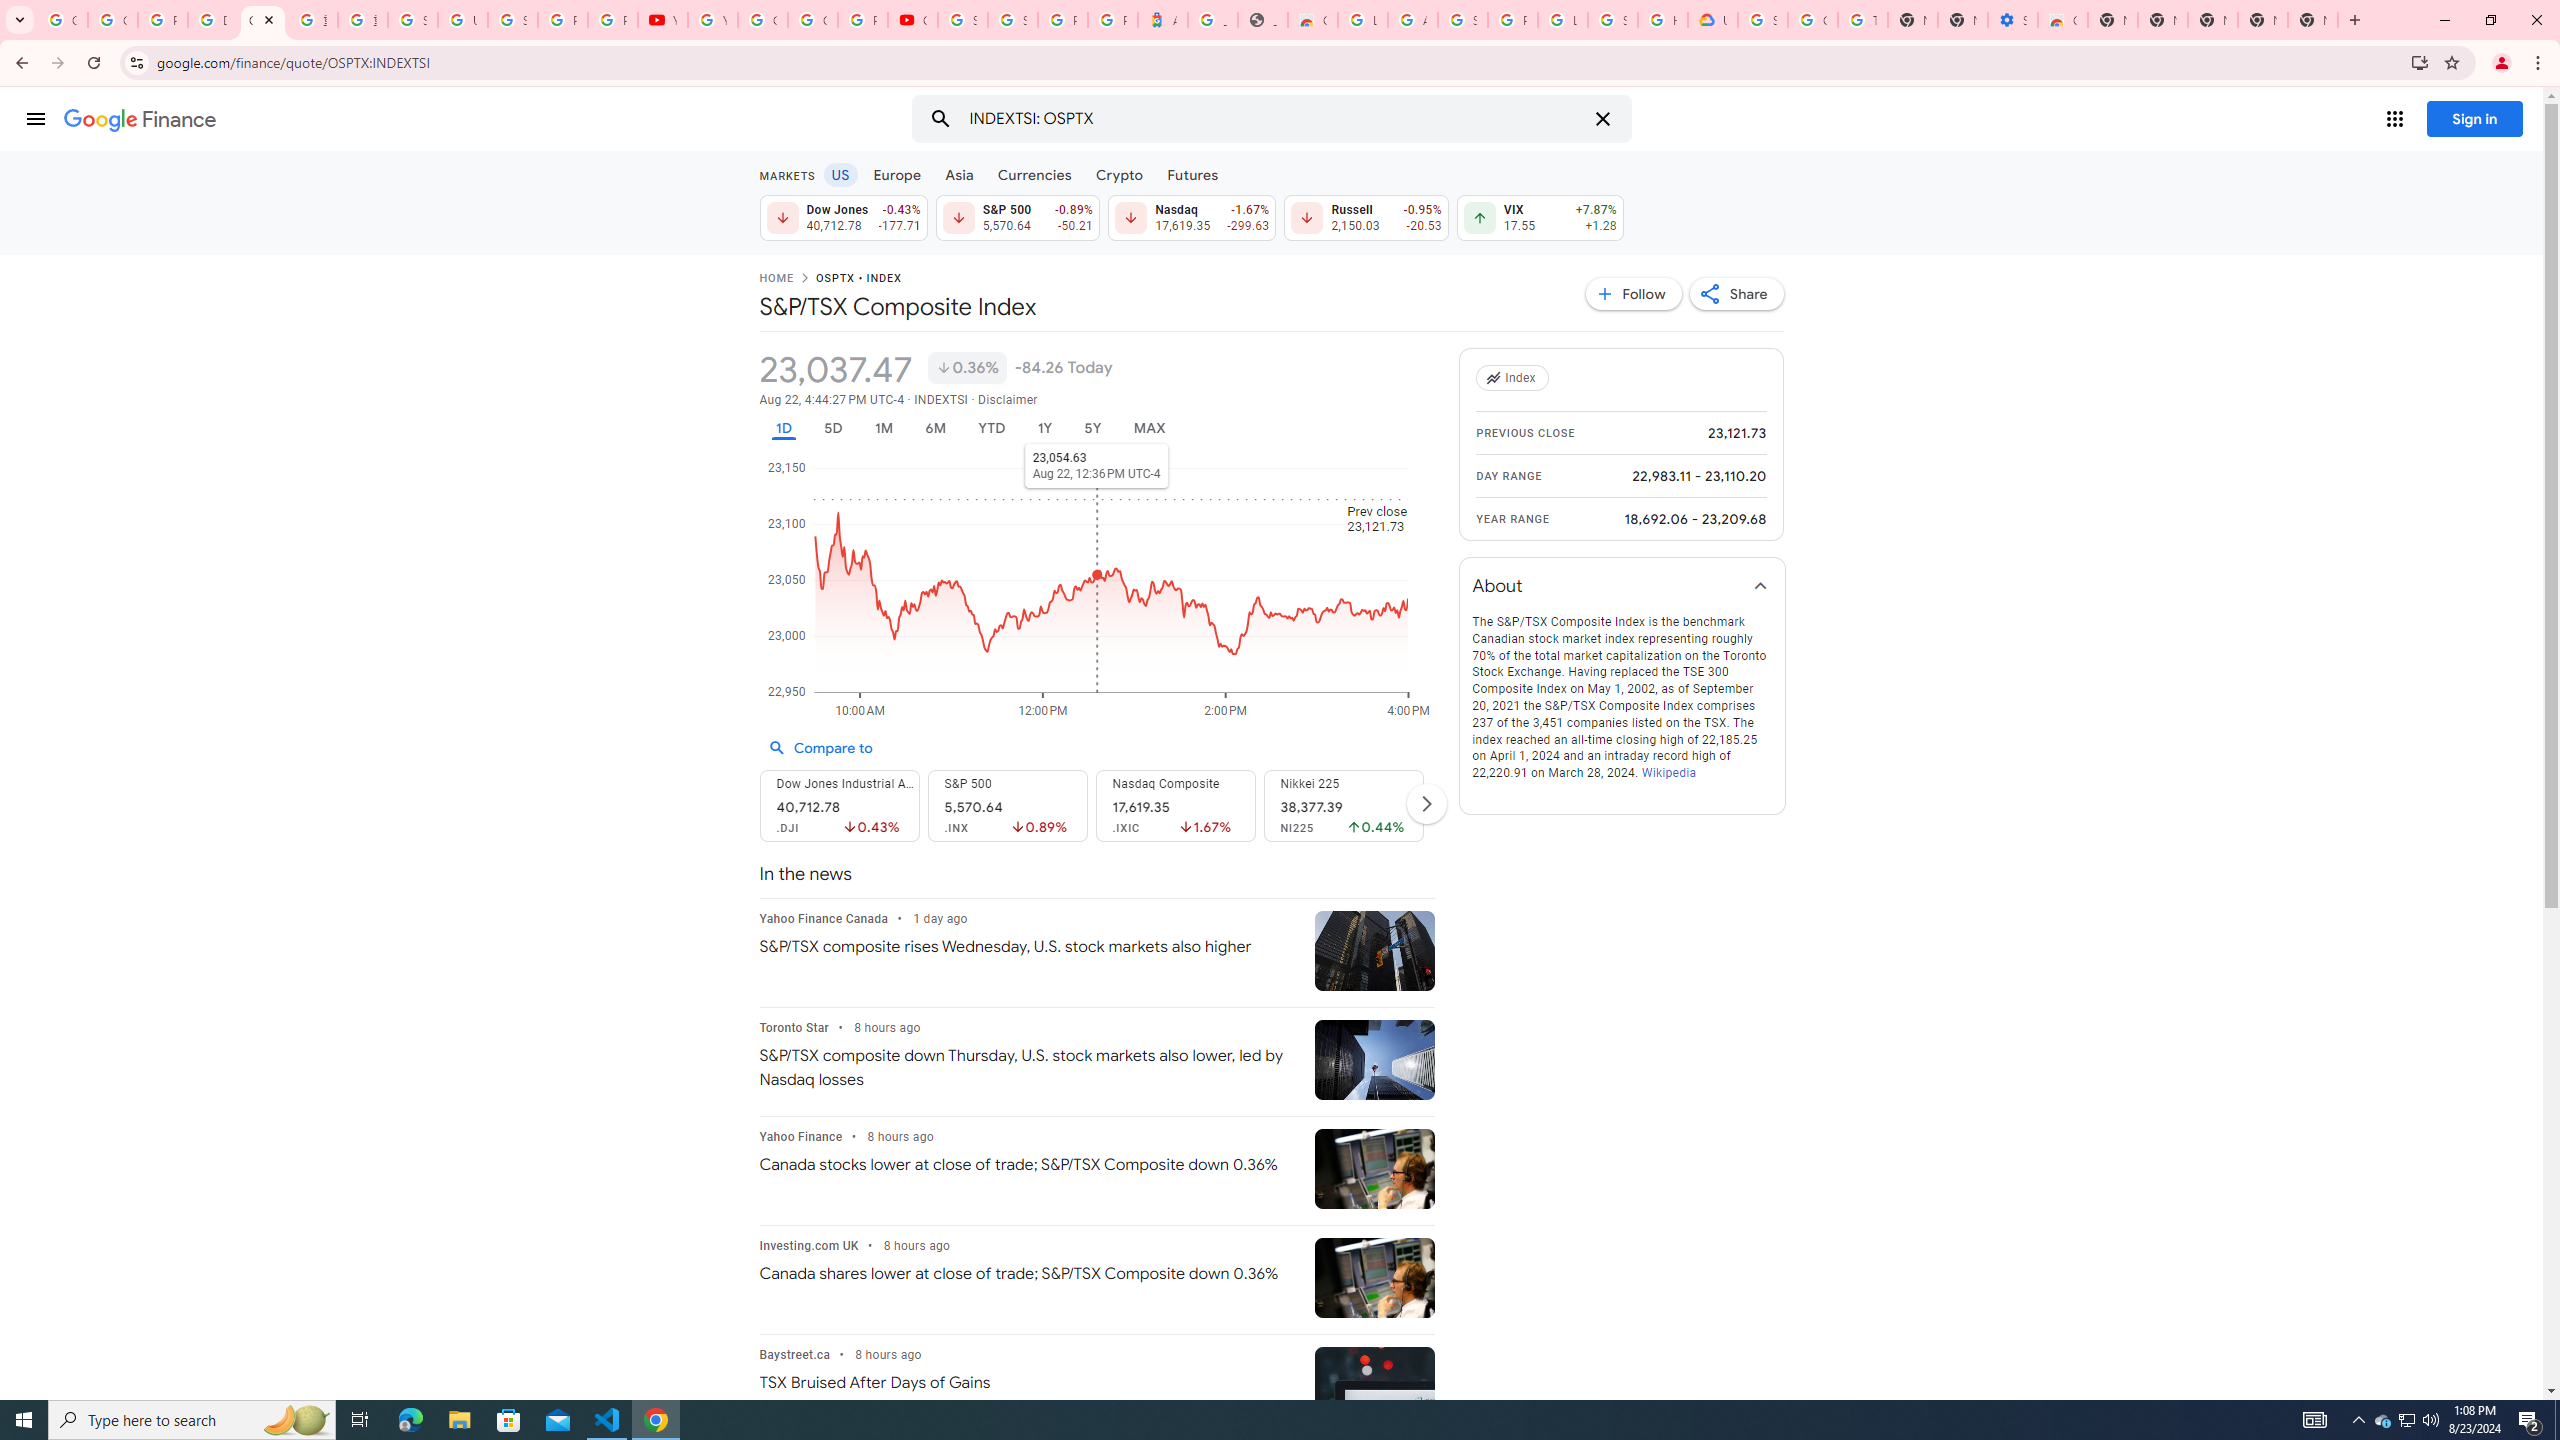 Image resolution: width=2560 pixels, height=1440 pixels. I want to click on '5Y', so click(1092, 428).